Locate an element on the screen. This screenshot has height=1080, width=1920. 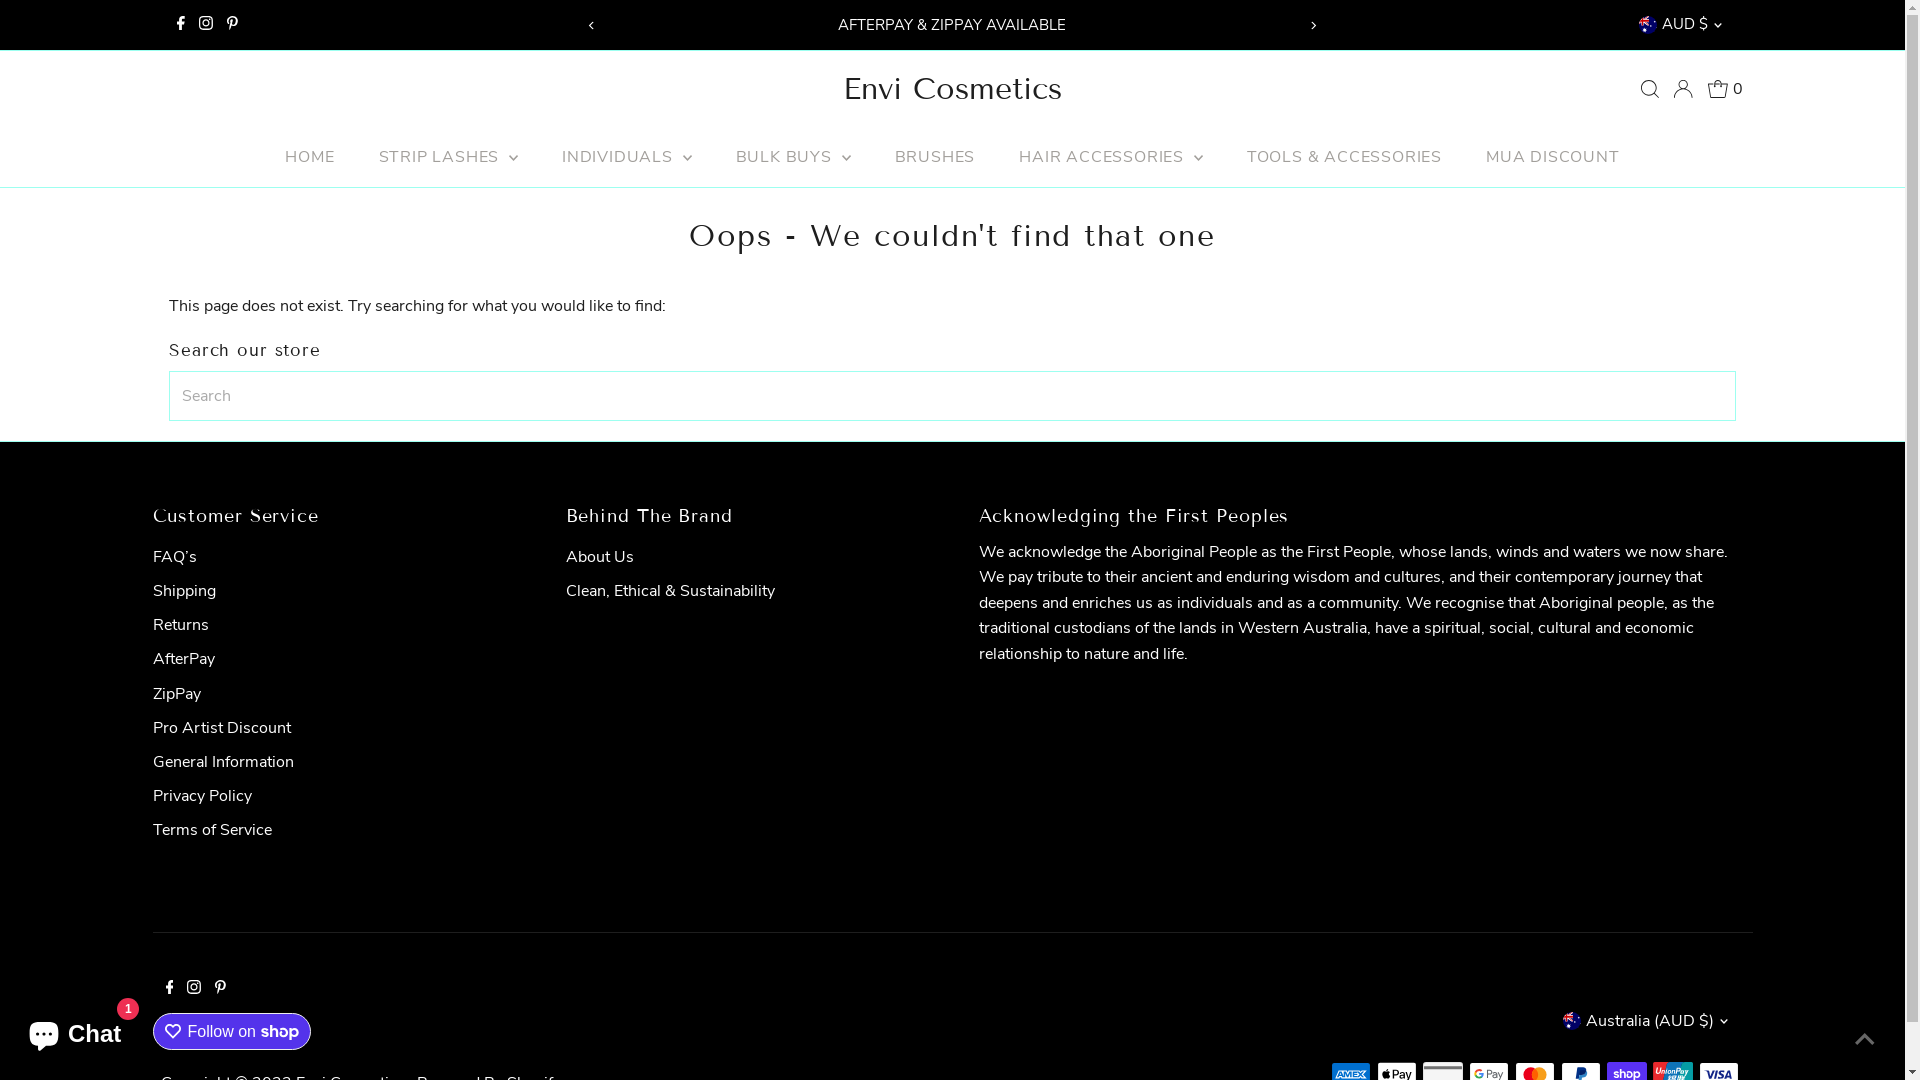
'Privacy Policy' is located at coordinates (201, 794).